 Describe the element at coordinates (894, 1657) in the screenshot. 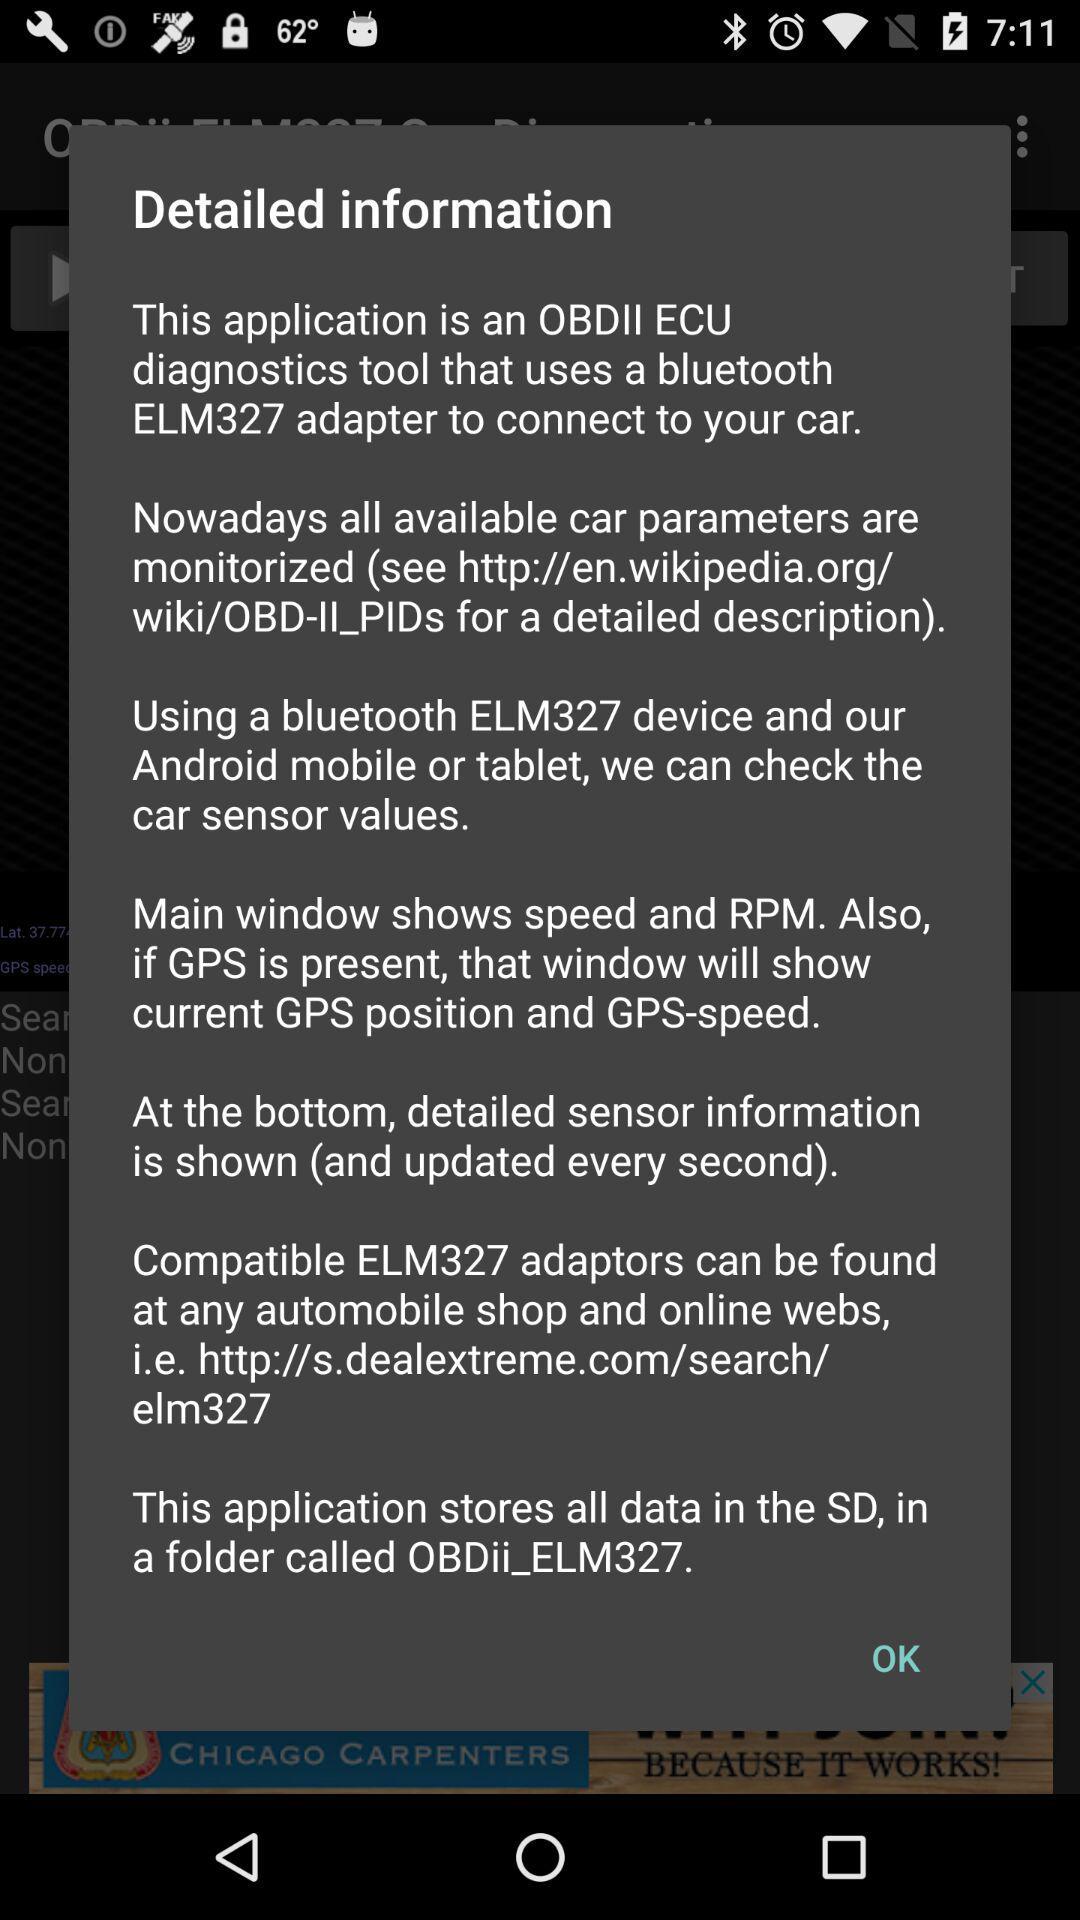

I see `the icon below this application is icon` at that location.